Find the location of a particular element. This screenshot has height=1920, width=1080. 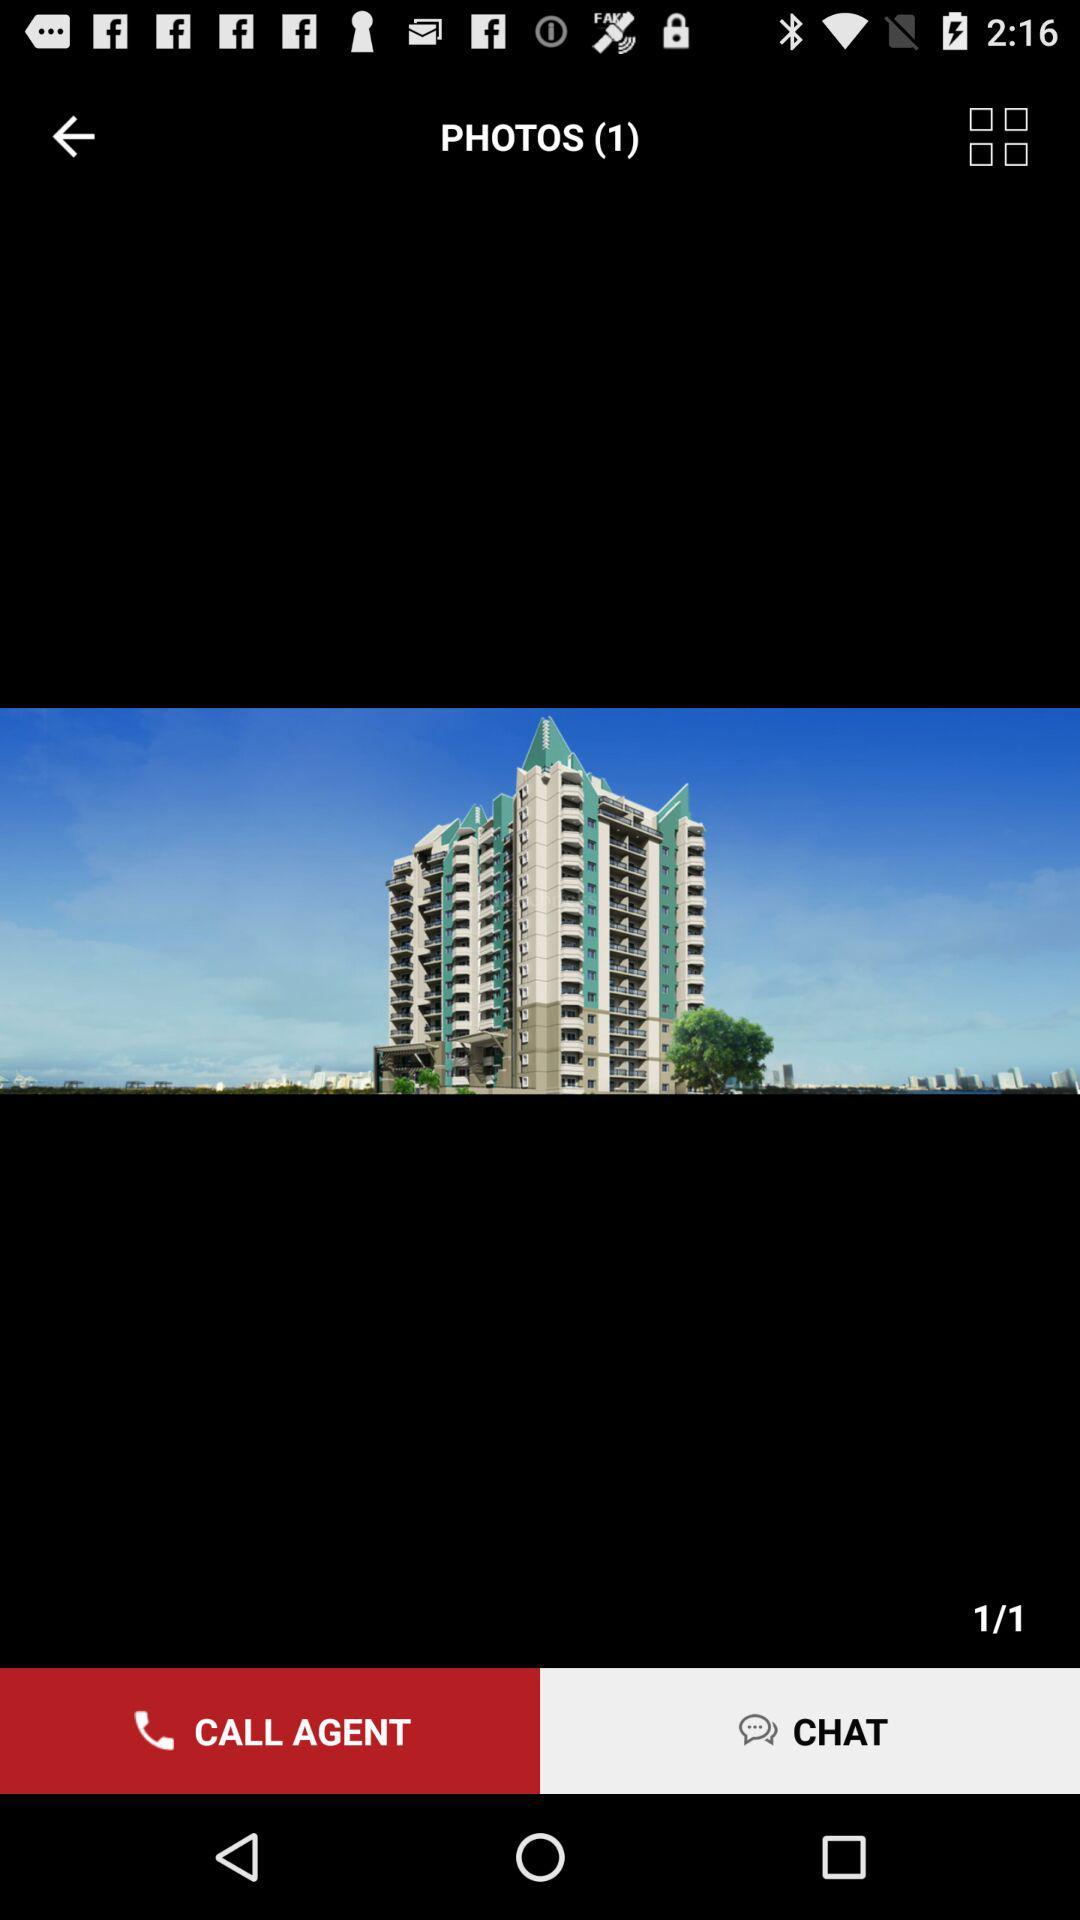

item to the right of the photos (1) icon is located at coordinates (1024, 135).